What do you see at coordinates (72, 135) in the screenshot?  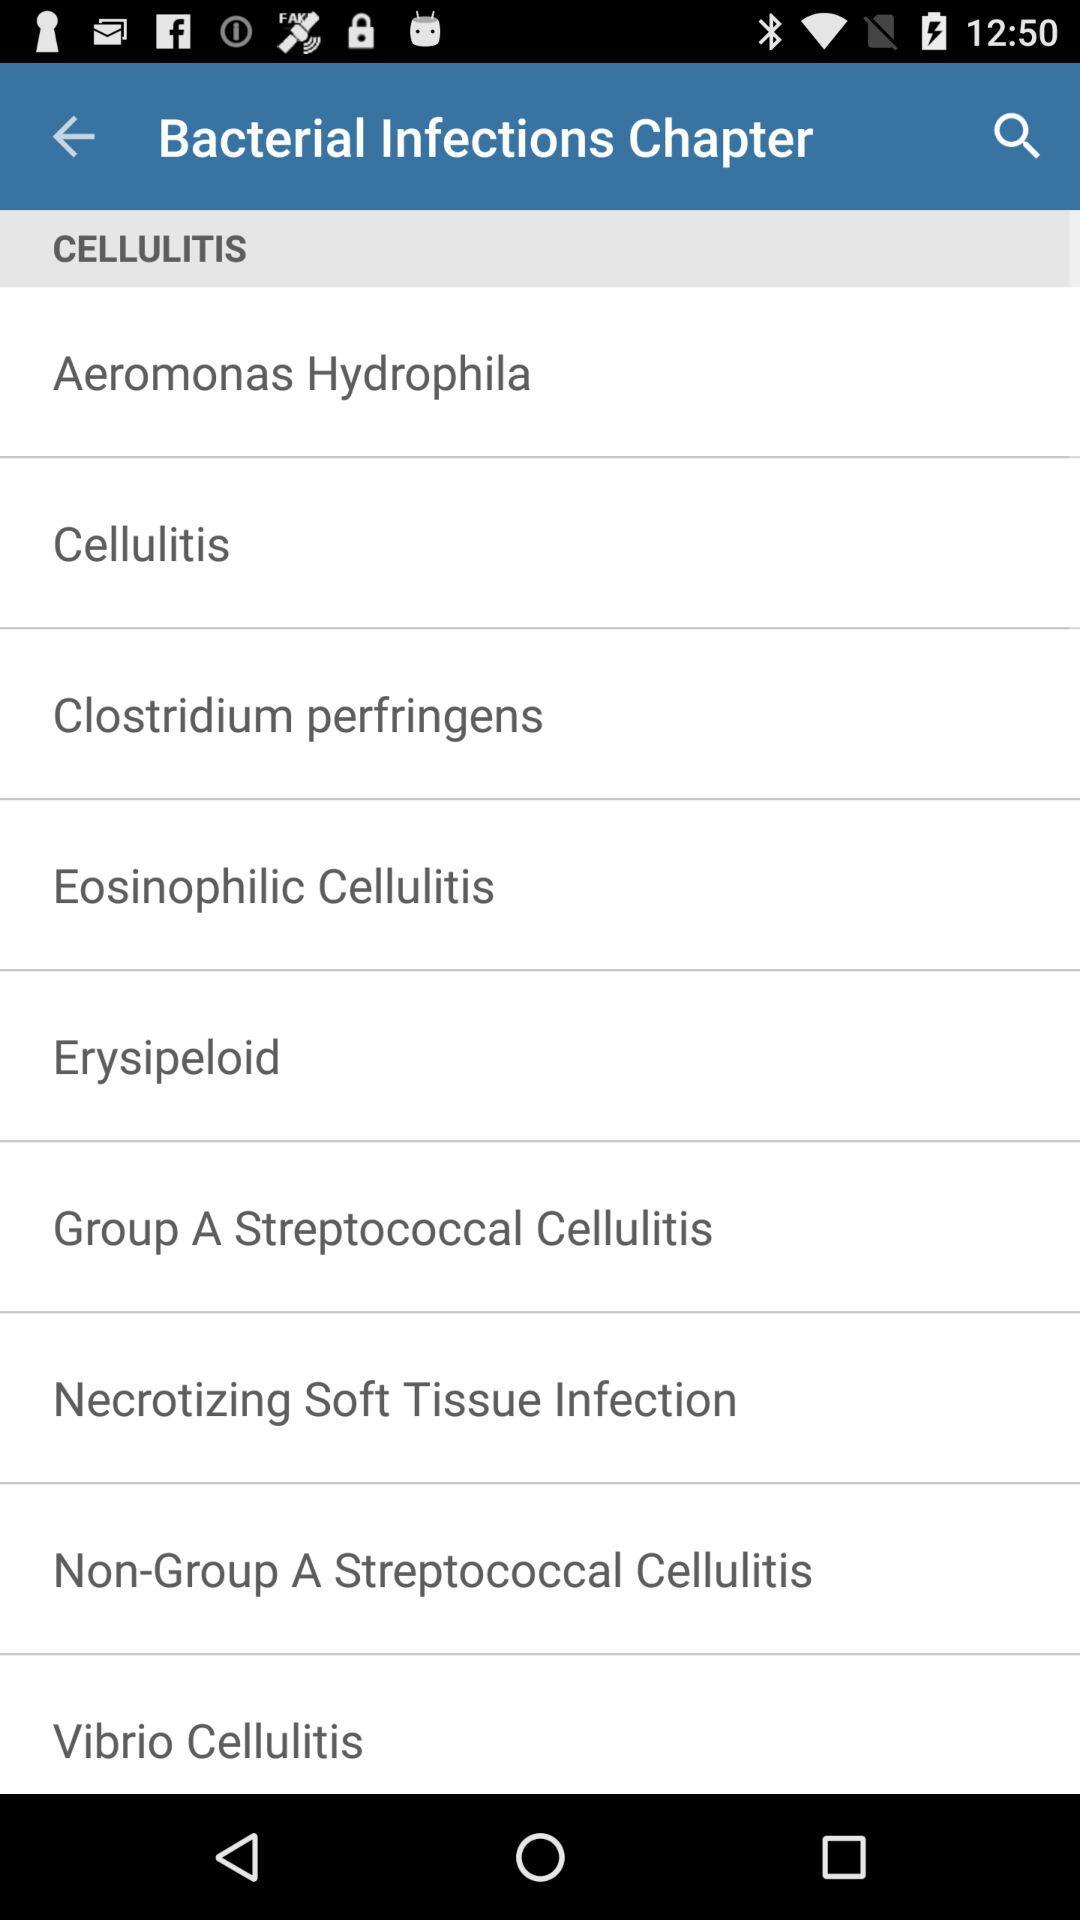 I see `item to the left of the bacterial infections chapter icon` at bounding box center [72, 135].